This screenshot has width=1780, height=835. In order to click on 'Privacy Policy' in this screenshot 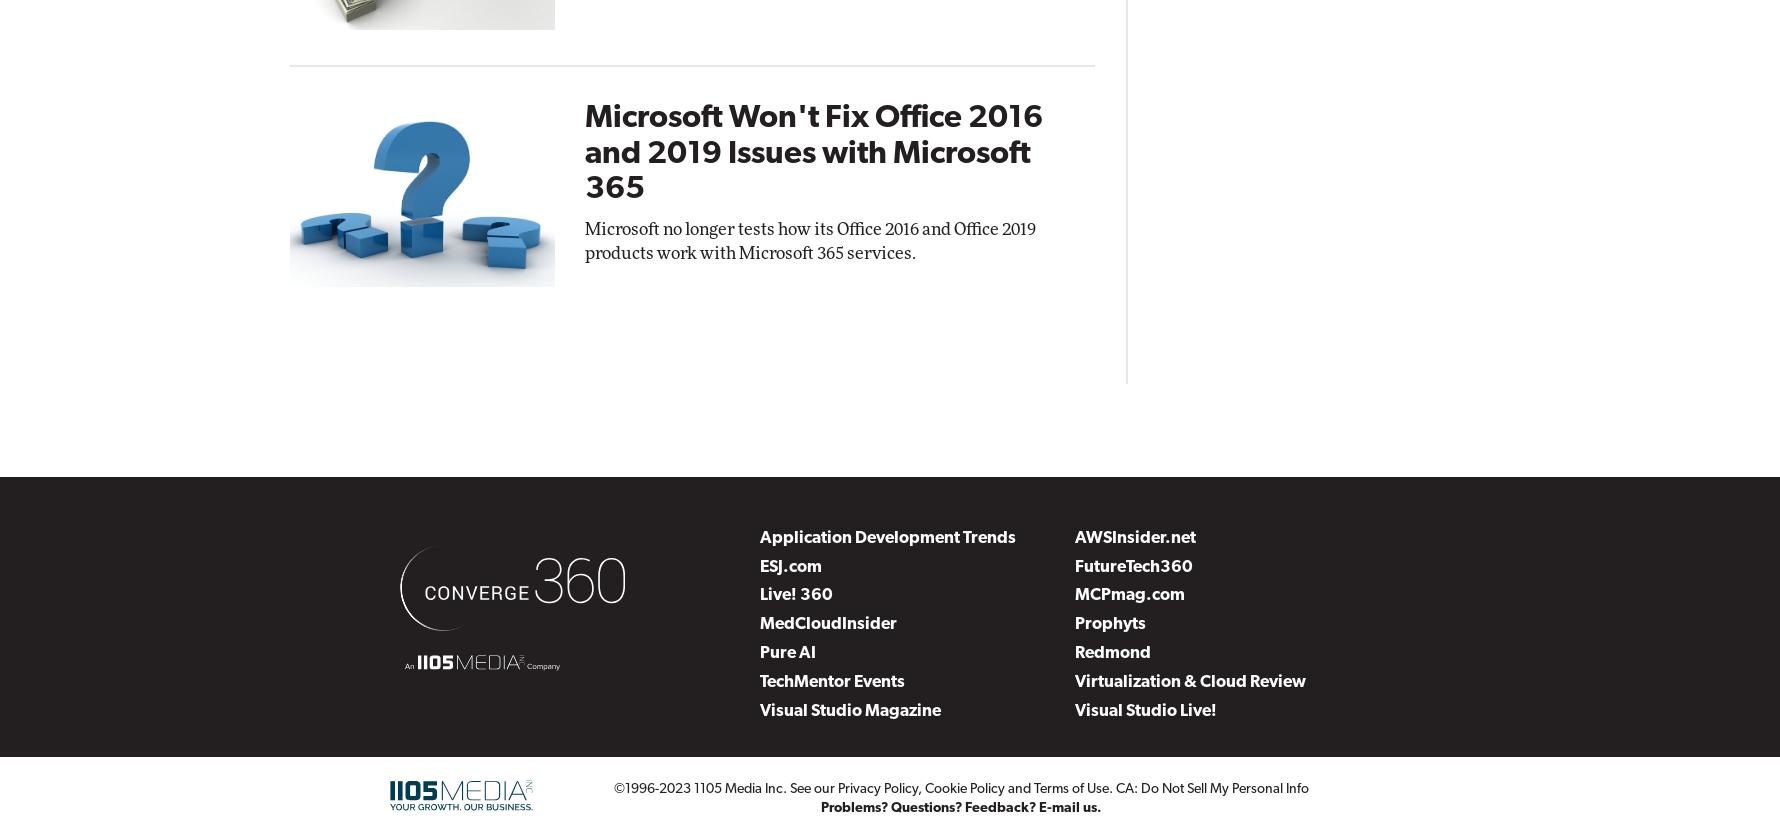, I will do `click(877, 787)`.